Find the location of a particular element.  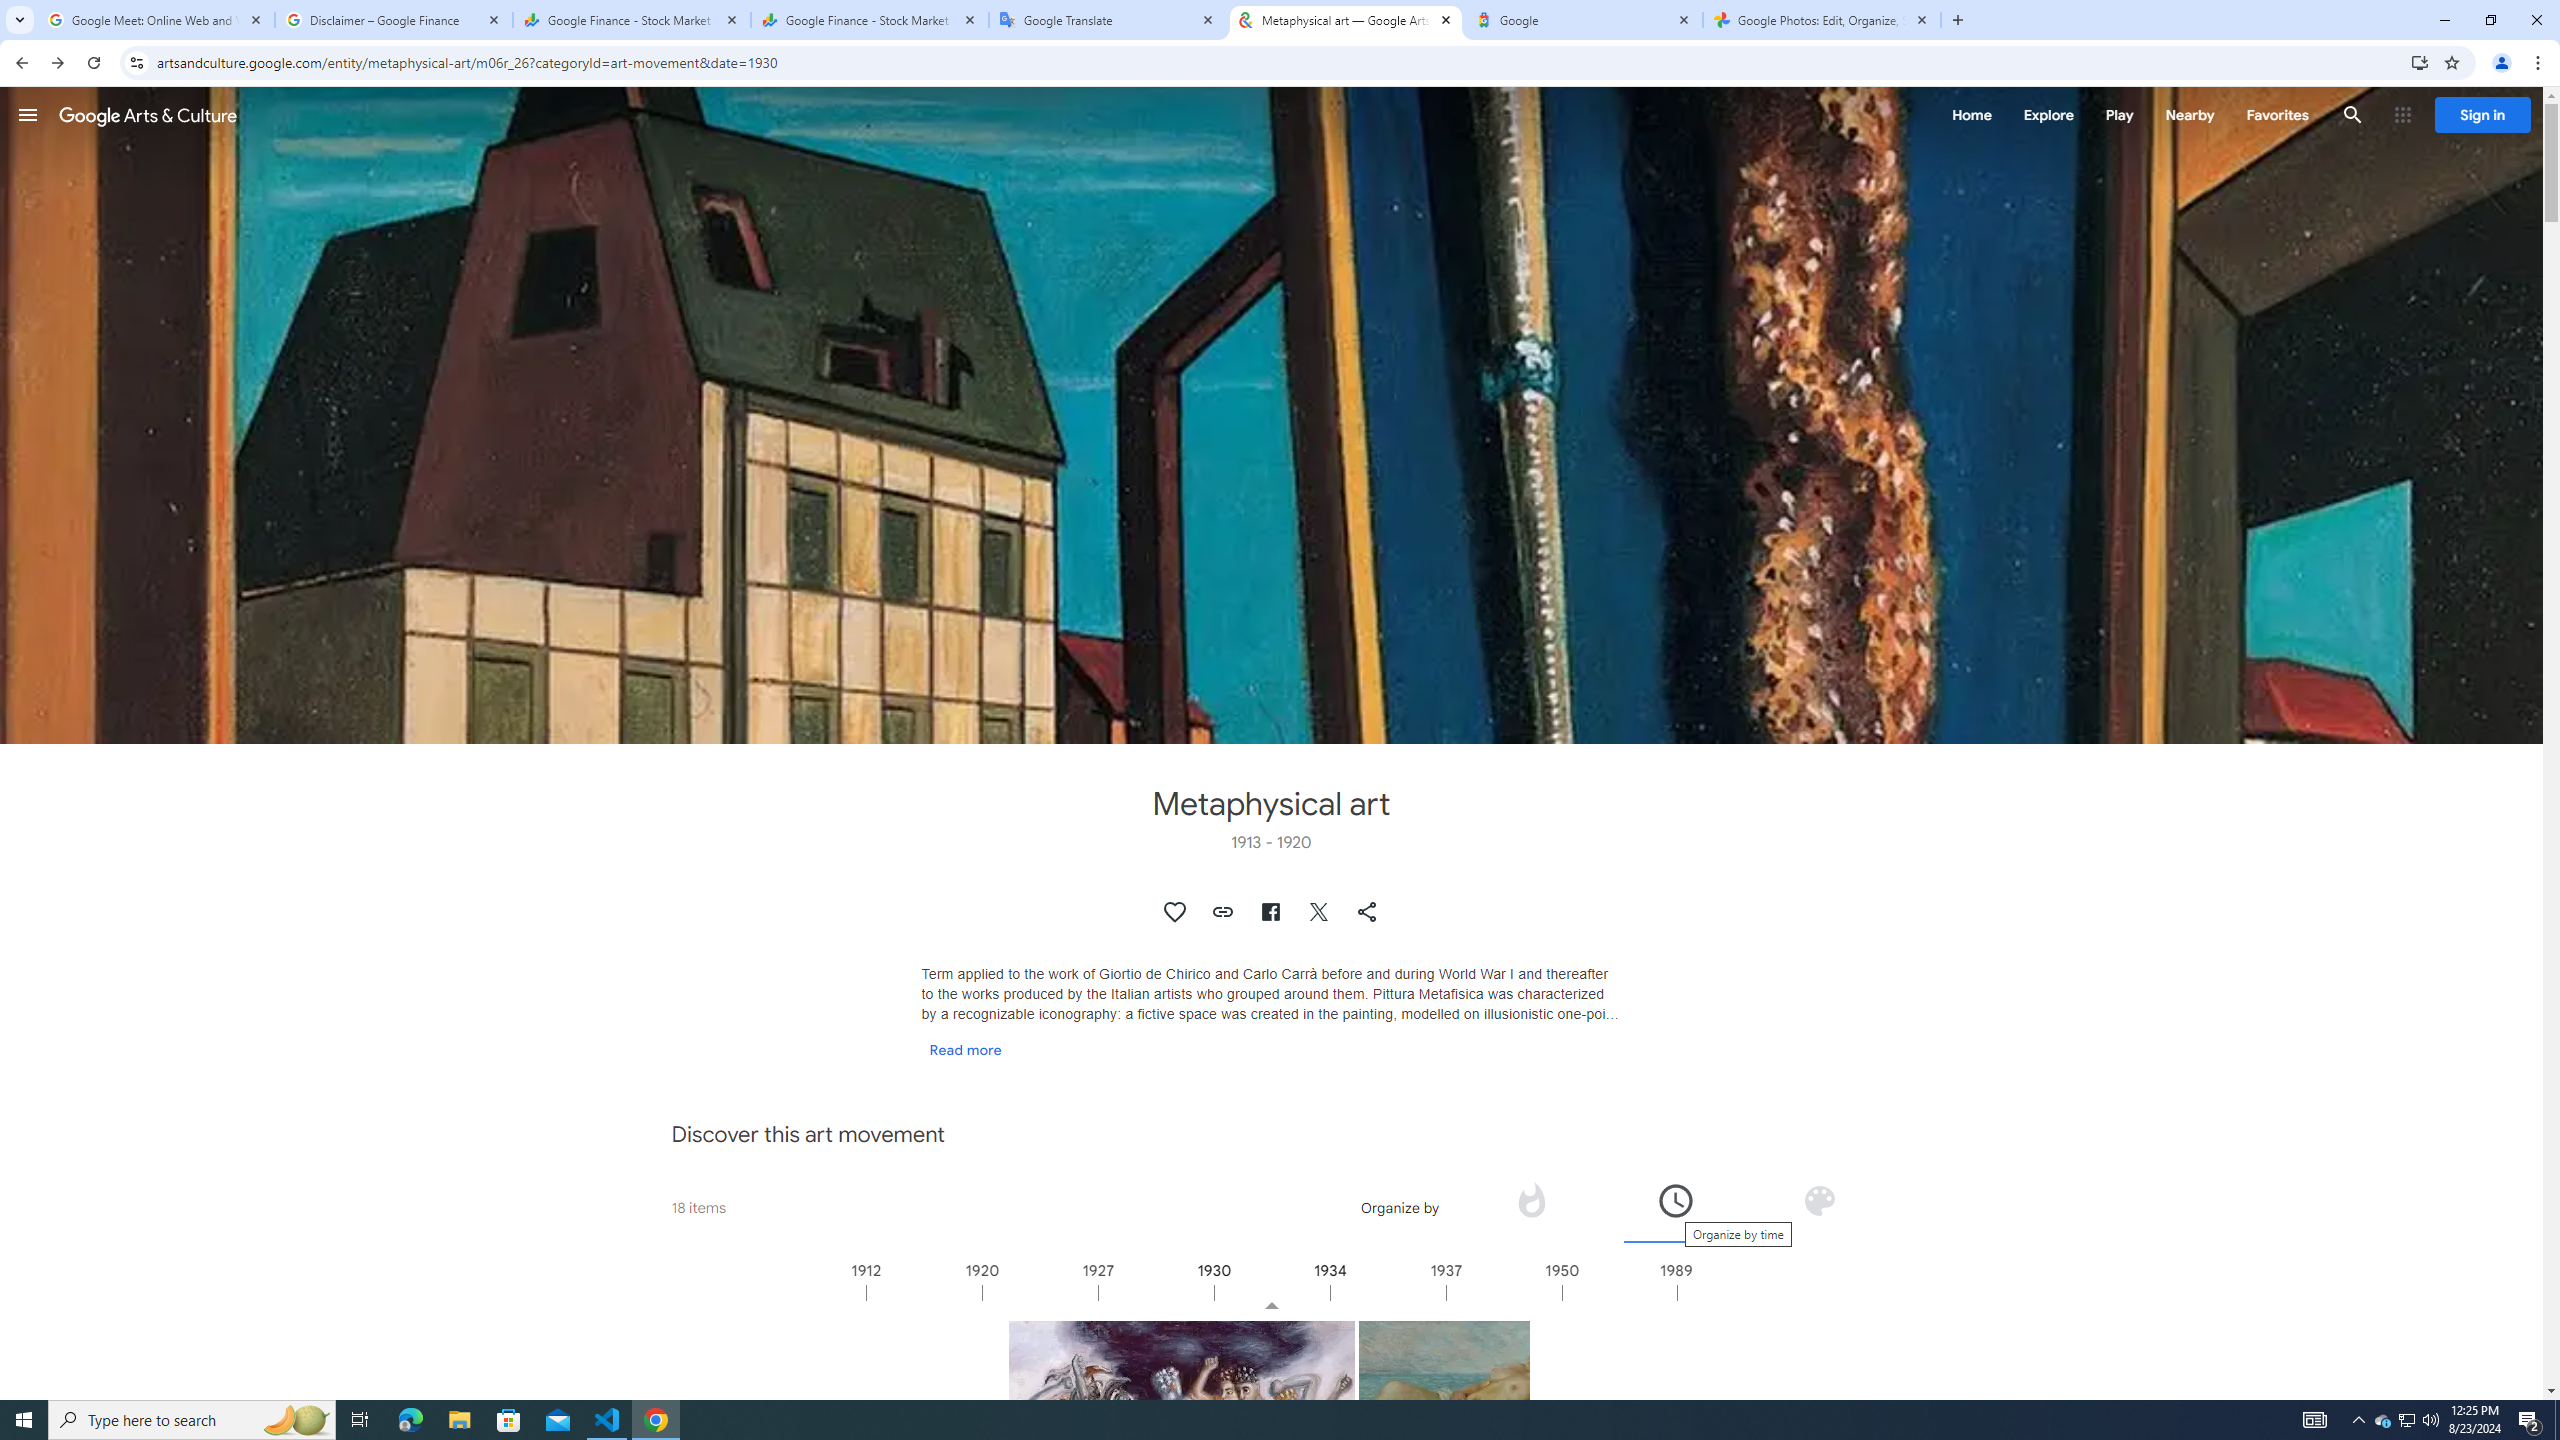

'Play' is located at coordinates (2119, 114).